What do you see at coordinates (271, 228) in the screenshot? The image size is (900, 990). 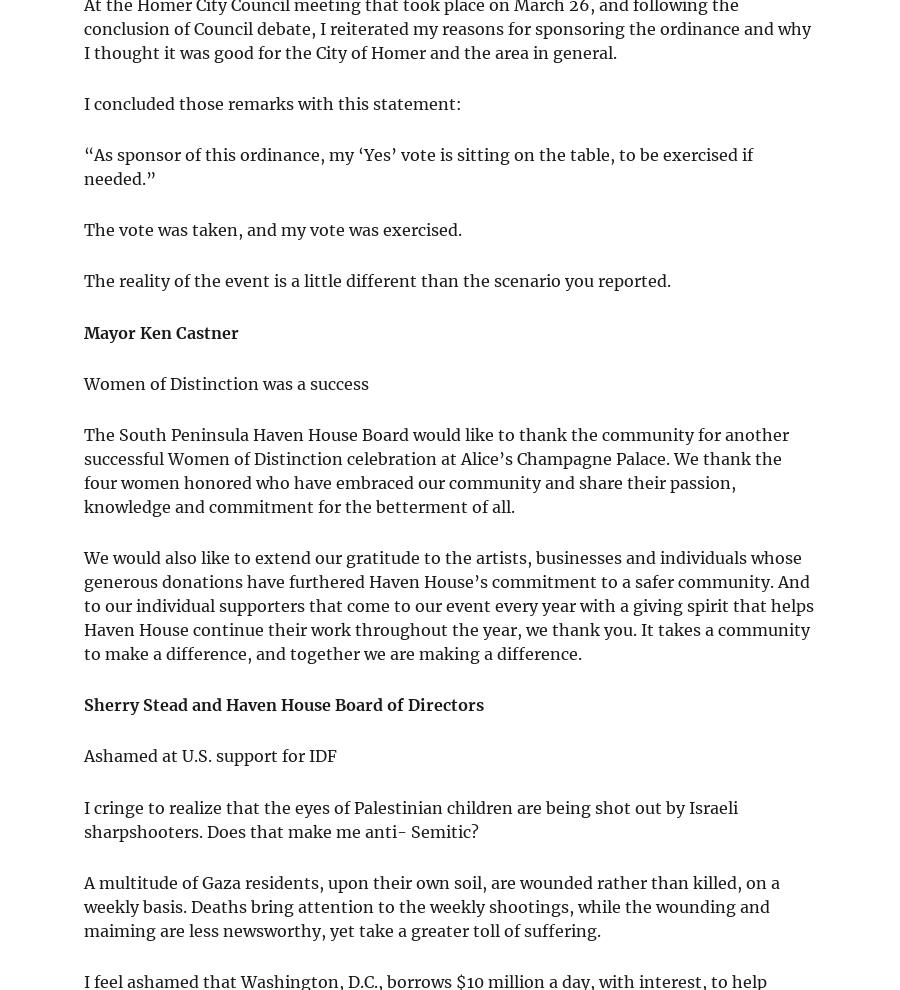 I see `'The vote was taken, and my vote was exercised.'` at bounding box center [271, 228].